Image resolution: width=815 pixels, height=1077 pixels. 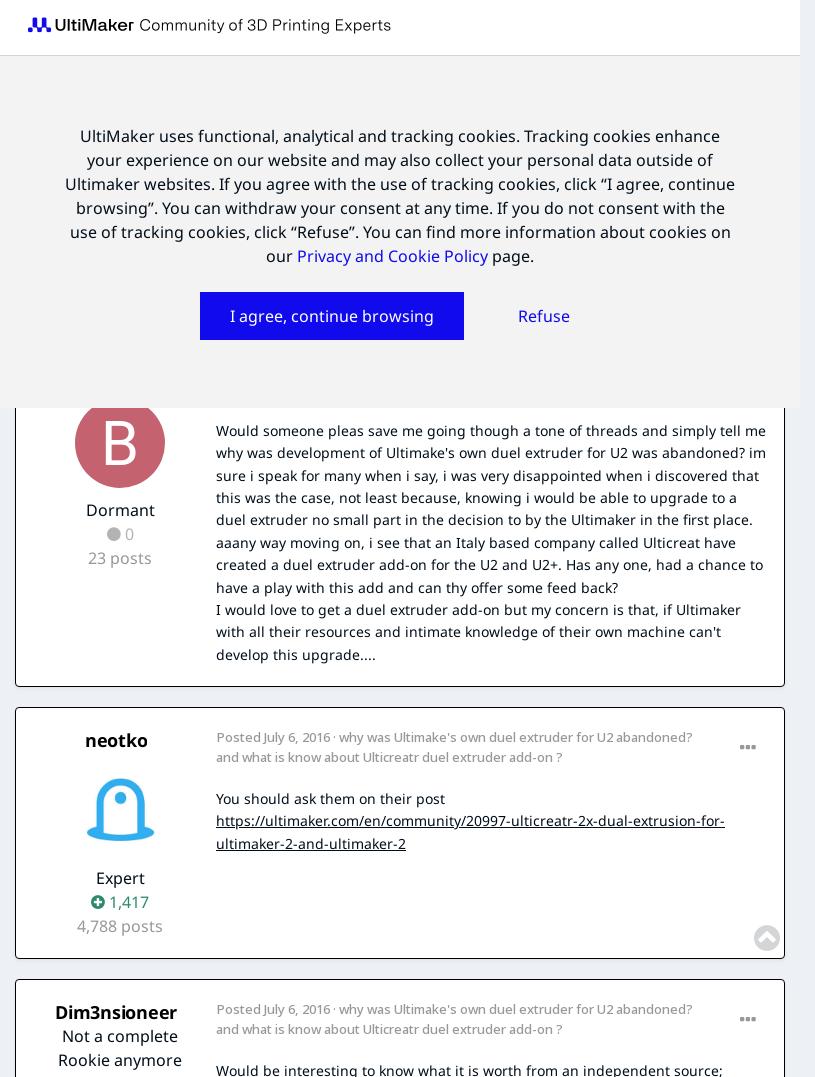 What do you see at coordinates (329, 797) in the screenshot?
I see `'You should ask them on their post'` at bounding box center [329, 797].